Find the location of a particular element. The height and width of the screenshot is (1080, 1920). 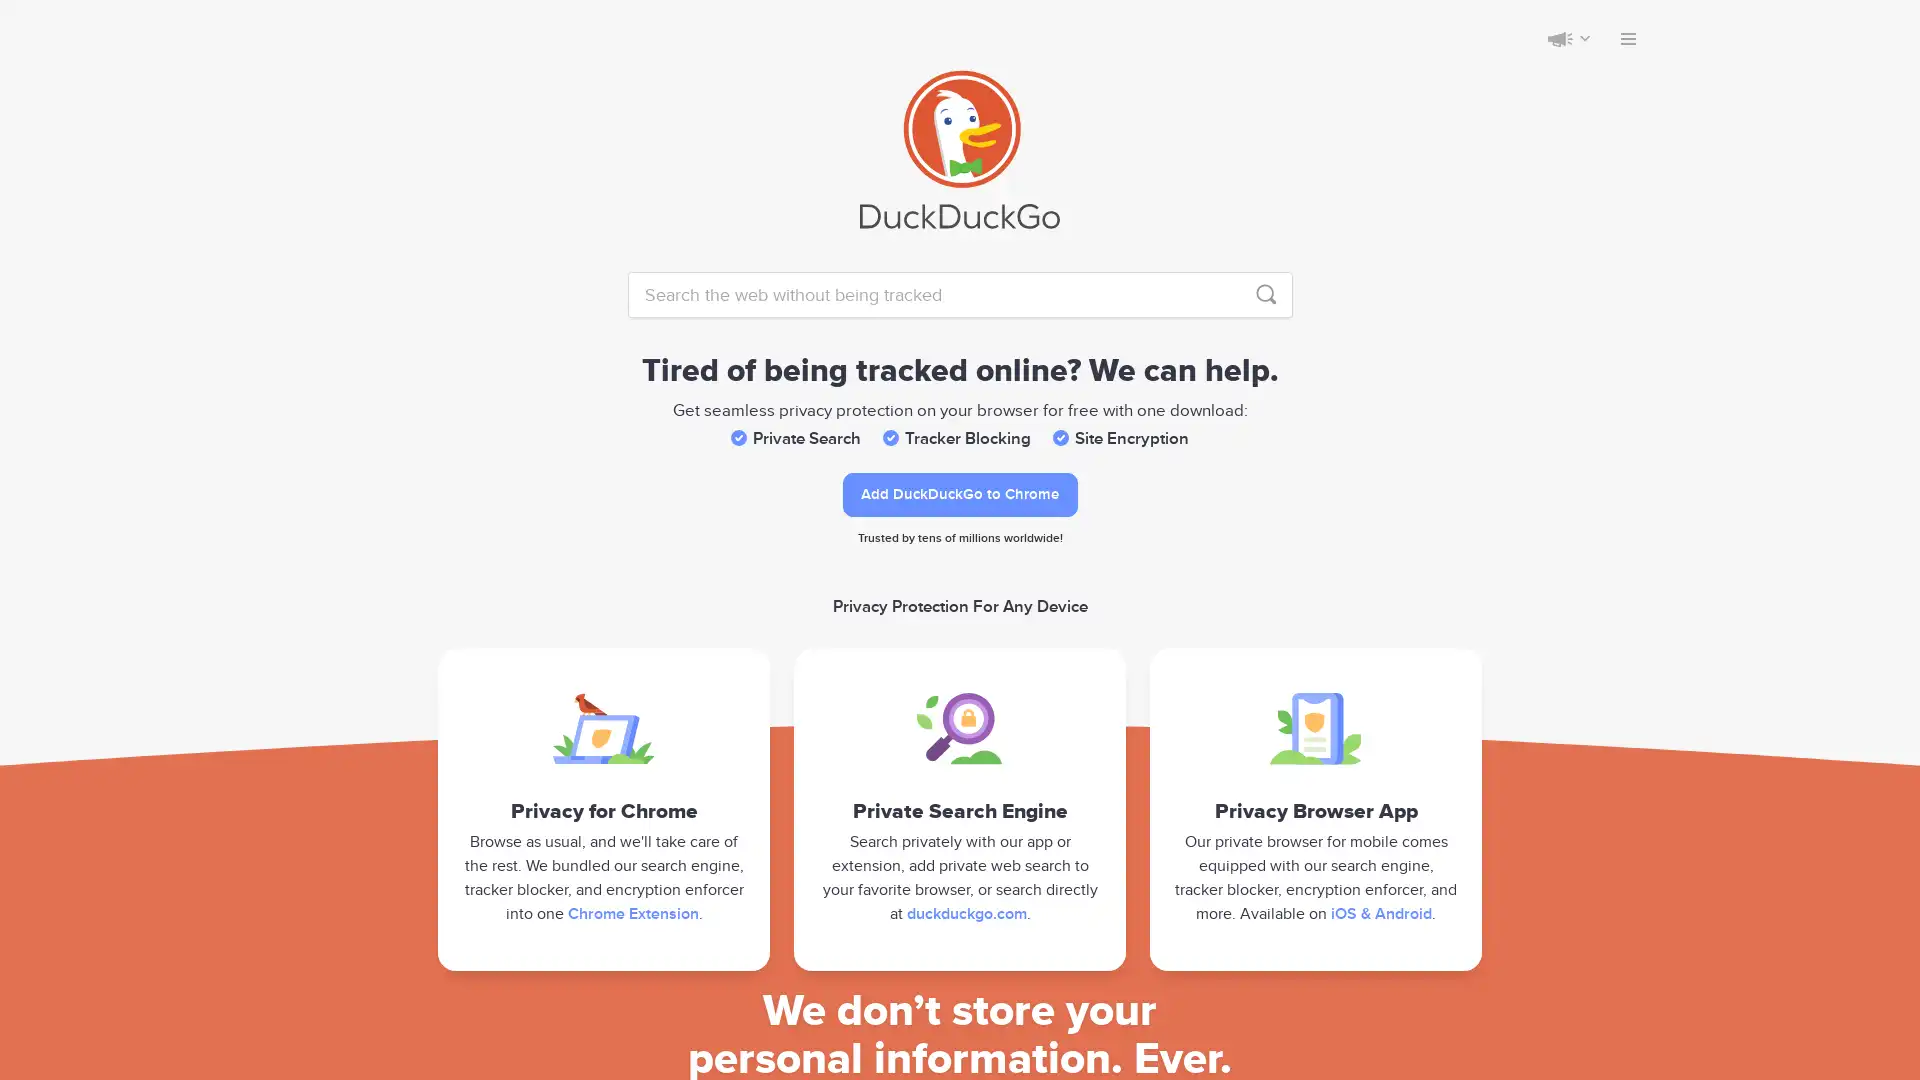

S is located at coordinates (1265, 294).